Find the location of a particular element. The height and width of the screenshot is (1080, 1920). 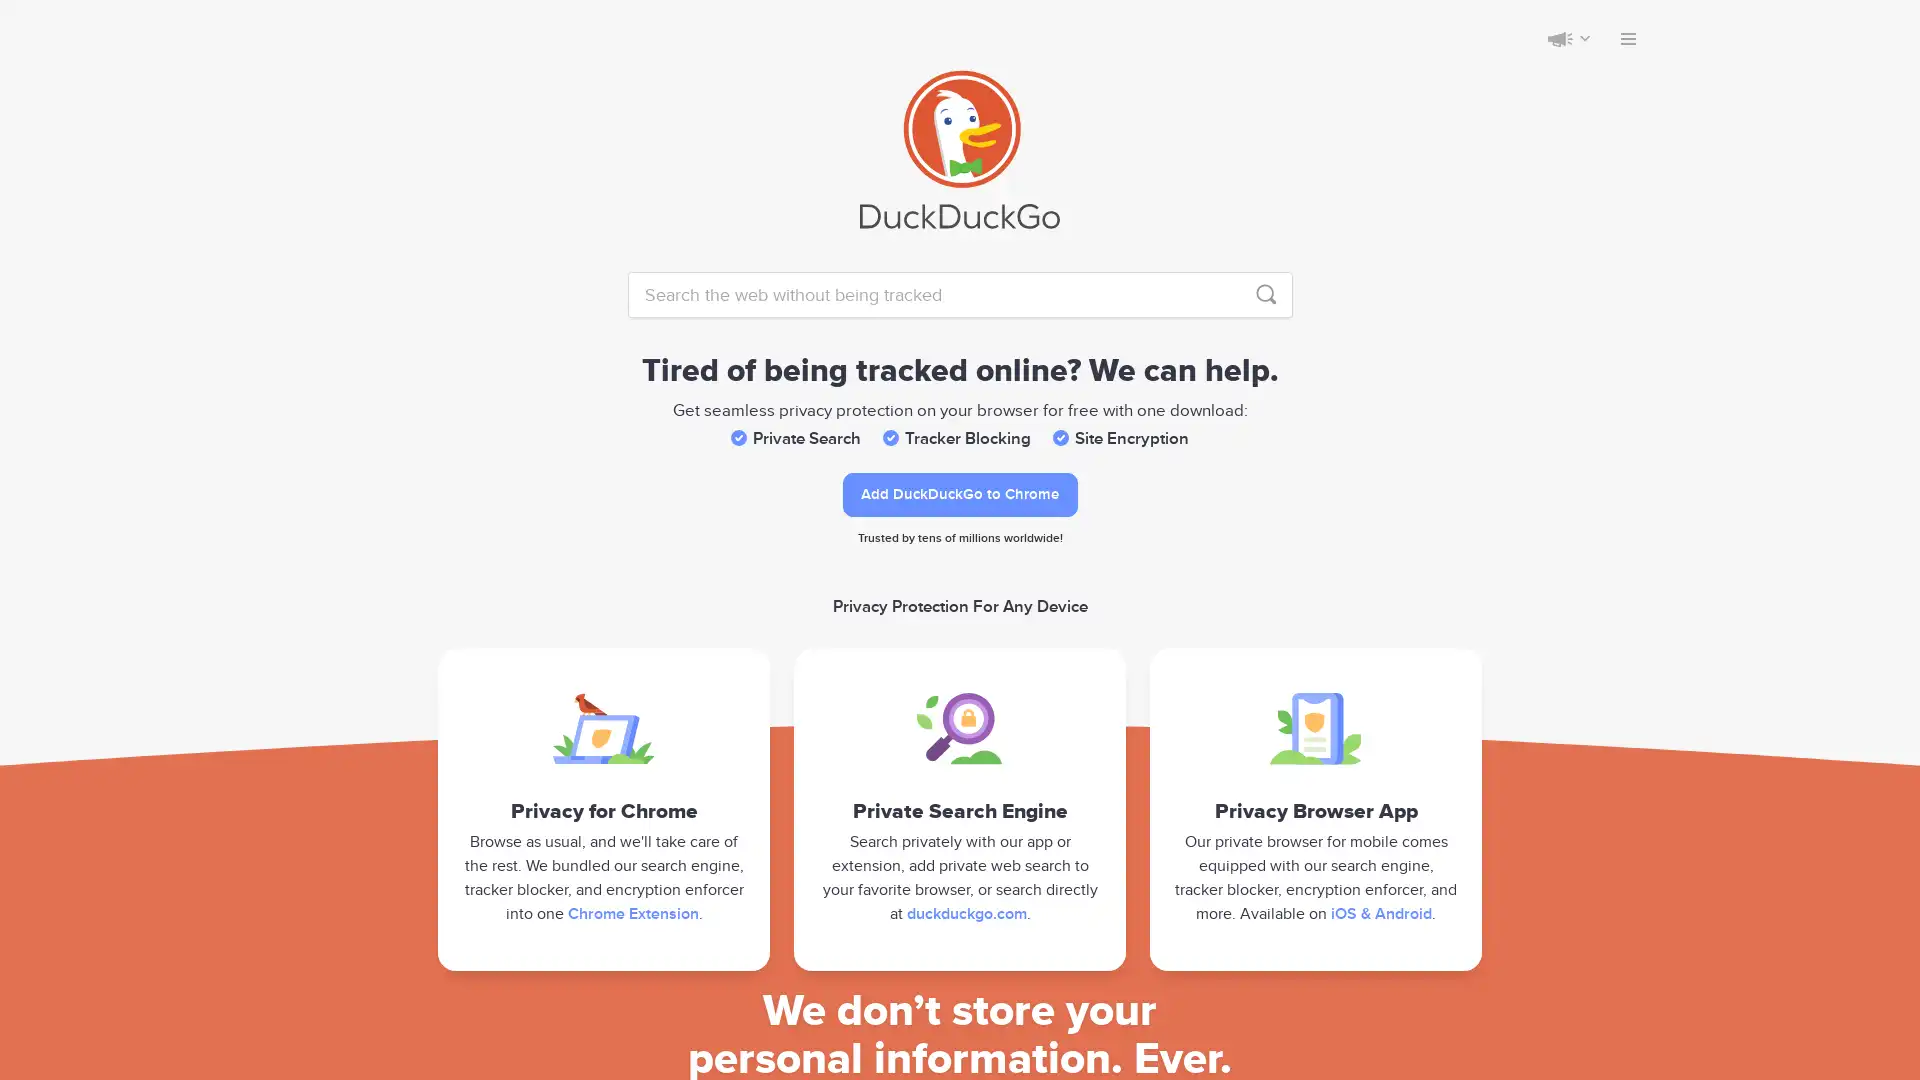

S is located at coordinates (1265, 294).